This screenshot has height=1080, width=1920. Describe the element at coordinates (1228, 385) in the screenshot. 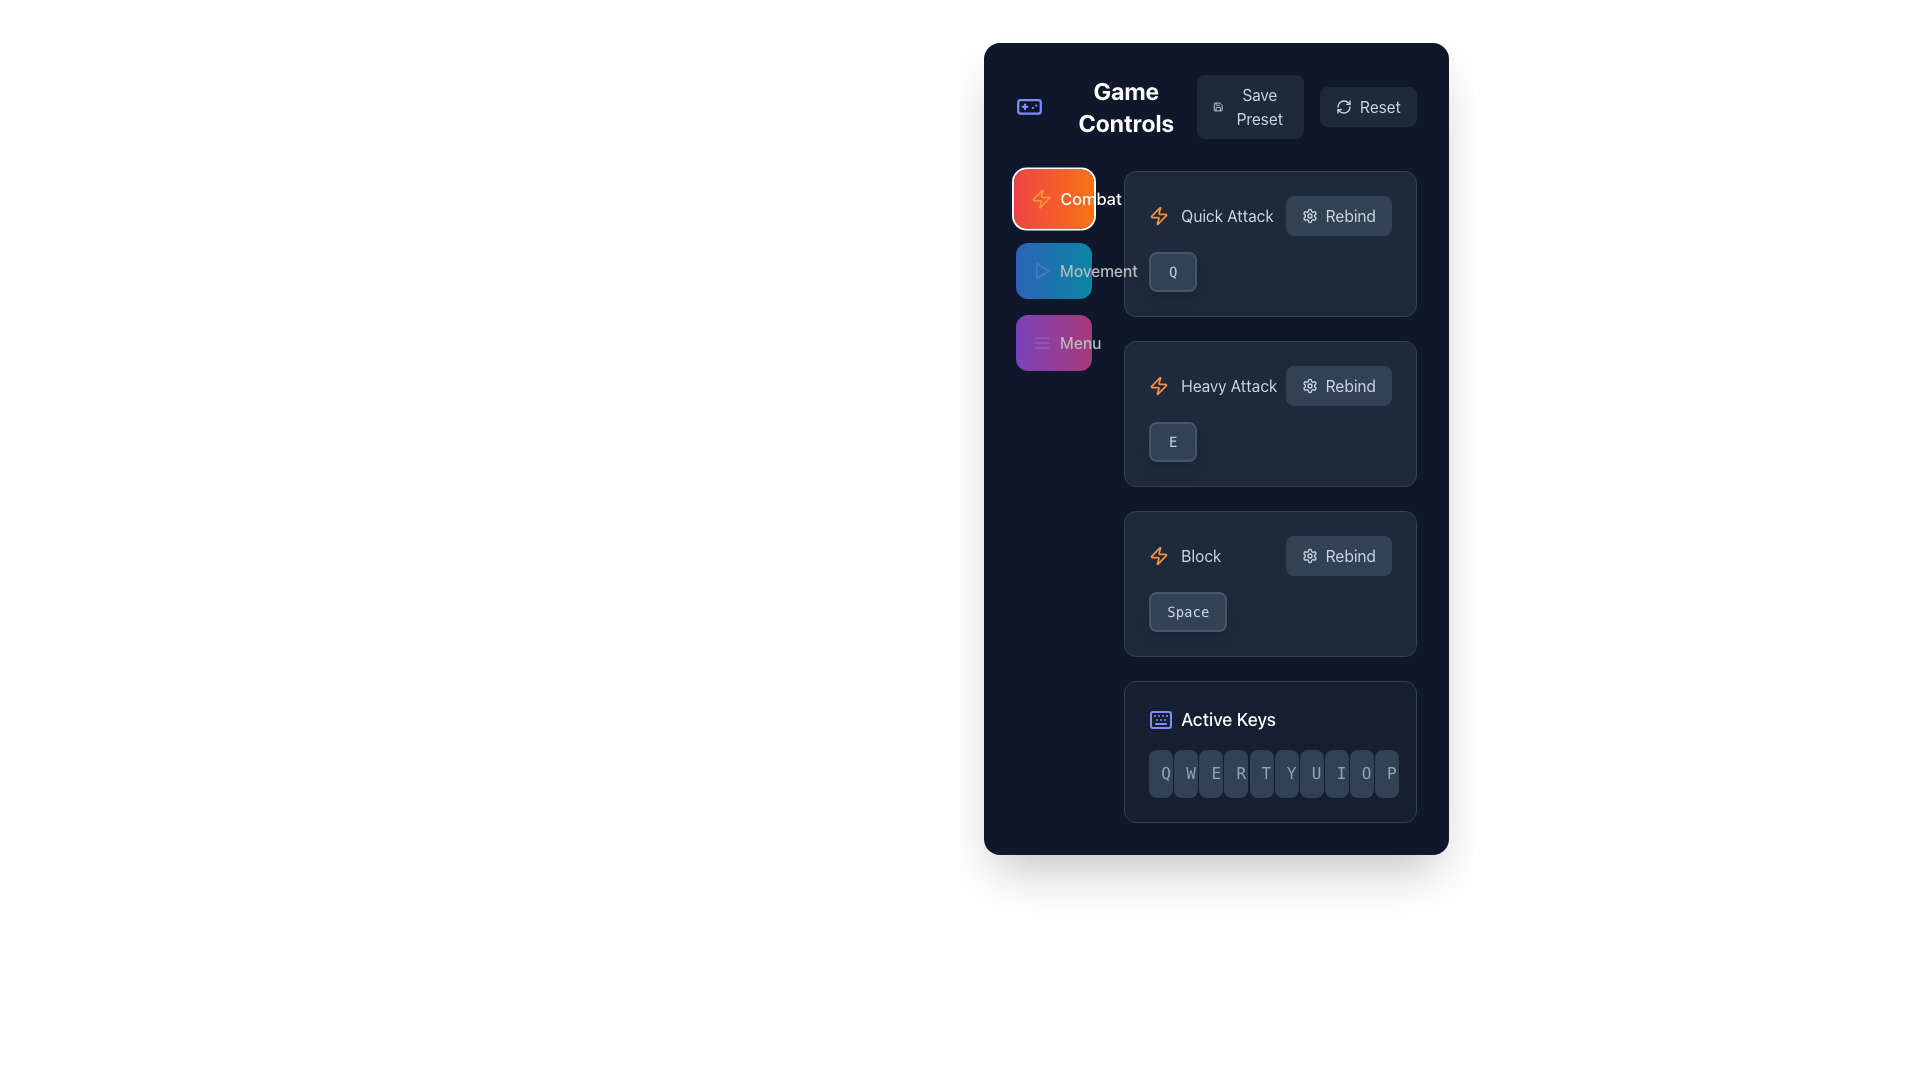

I see `the 'Heavy Attack' text label located in the second row of the control box under the 'Combat' section, positioned between an icon on the left and a 'Rebind' button on the right` at that location.